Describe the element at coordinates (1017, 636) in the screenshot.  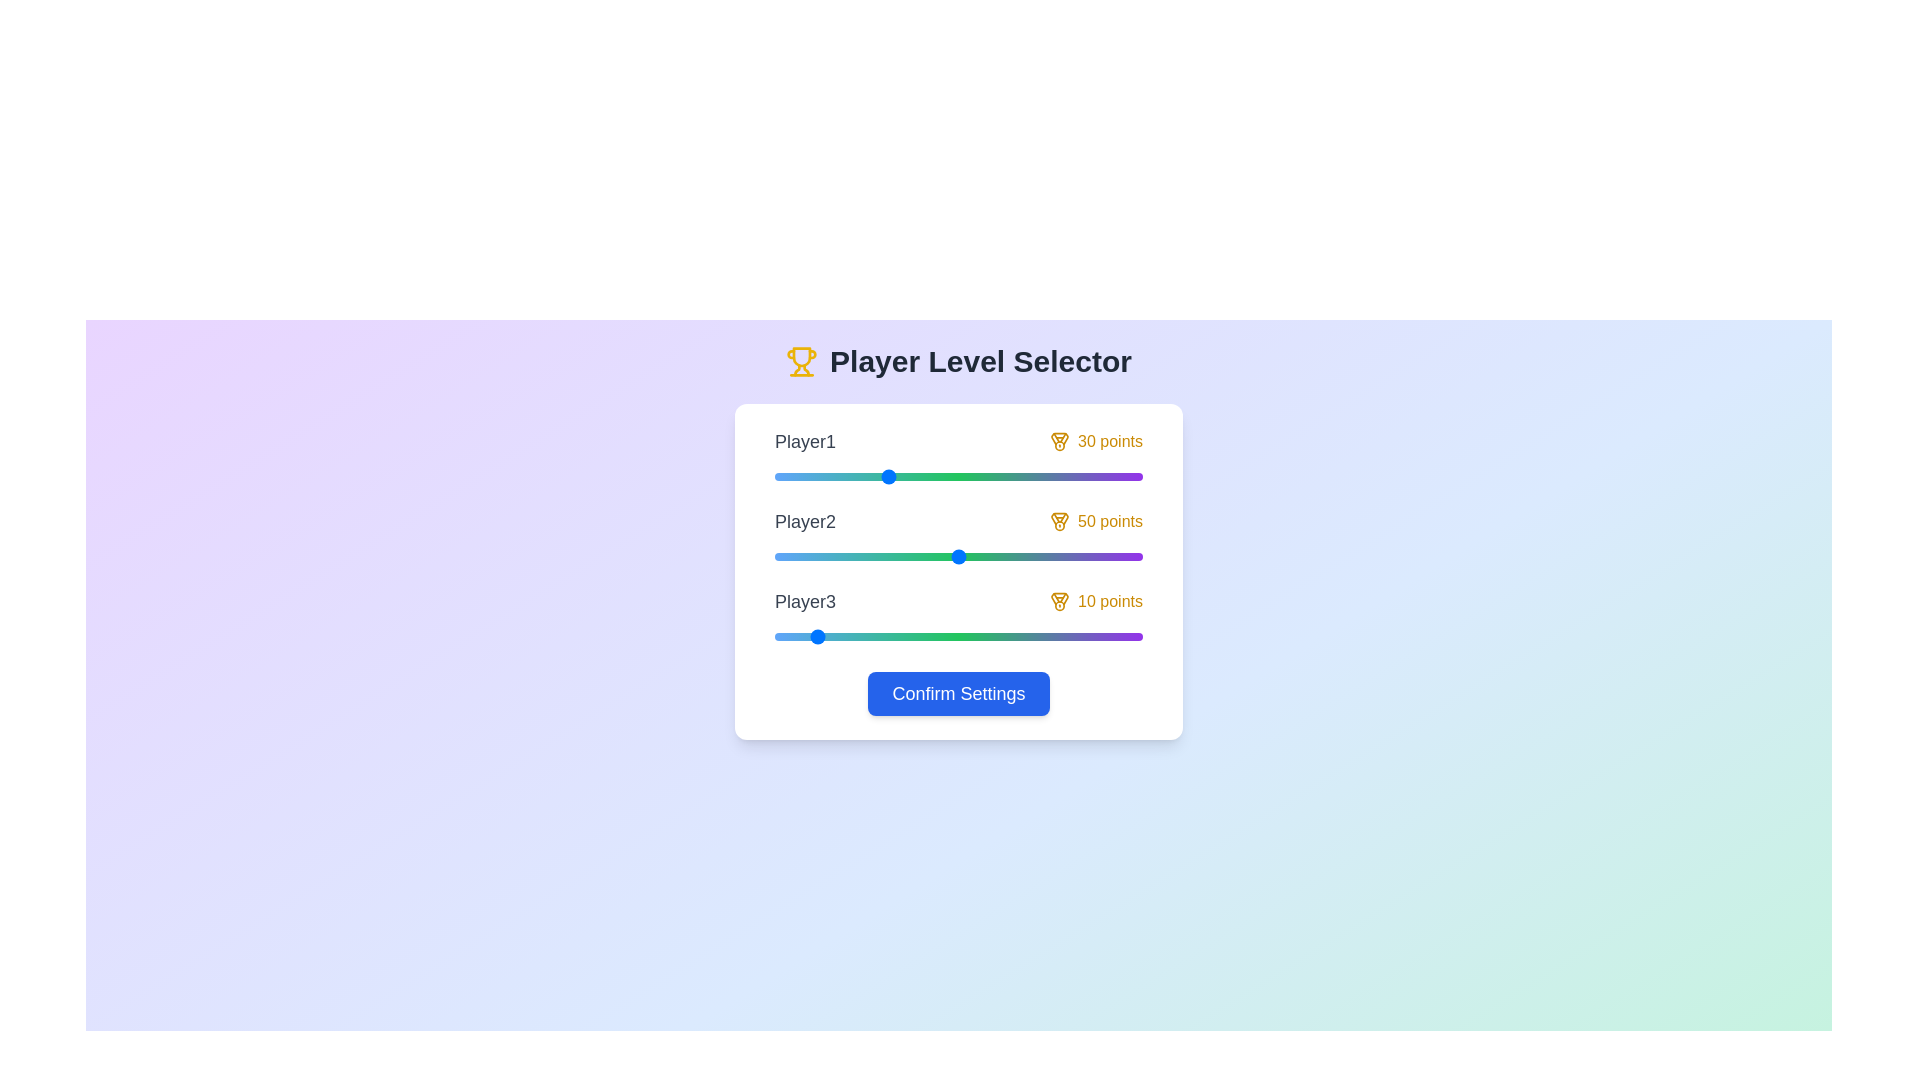
I see `the slider for Player3 to set their level to 66` at that location.